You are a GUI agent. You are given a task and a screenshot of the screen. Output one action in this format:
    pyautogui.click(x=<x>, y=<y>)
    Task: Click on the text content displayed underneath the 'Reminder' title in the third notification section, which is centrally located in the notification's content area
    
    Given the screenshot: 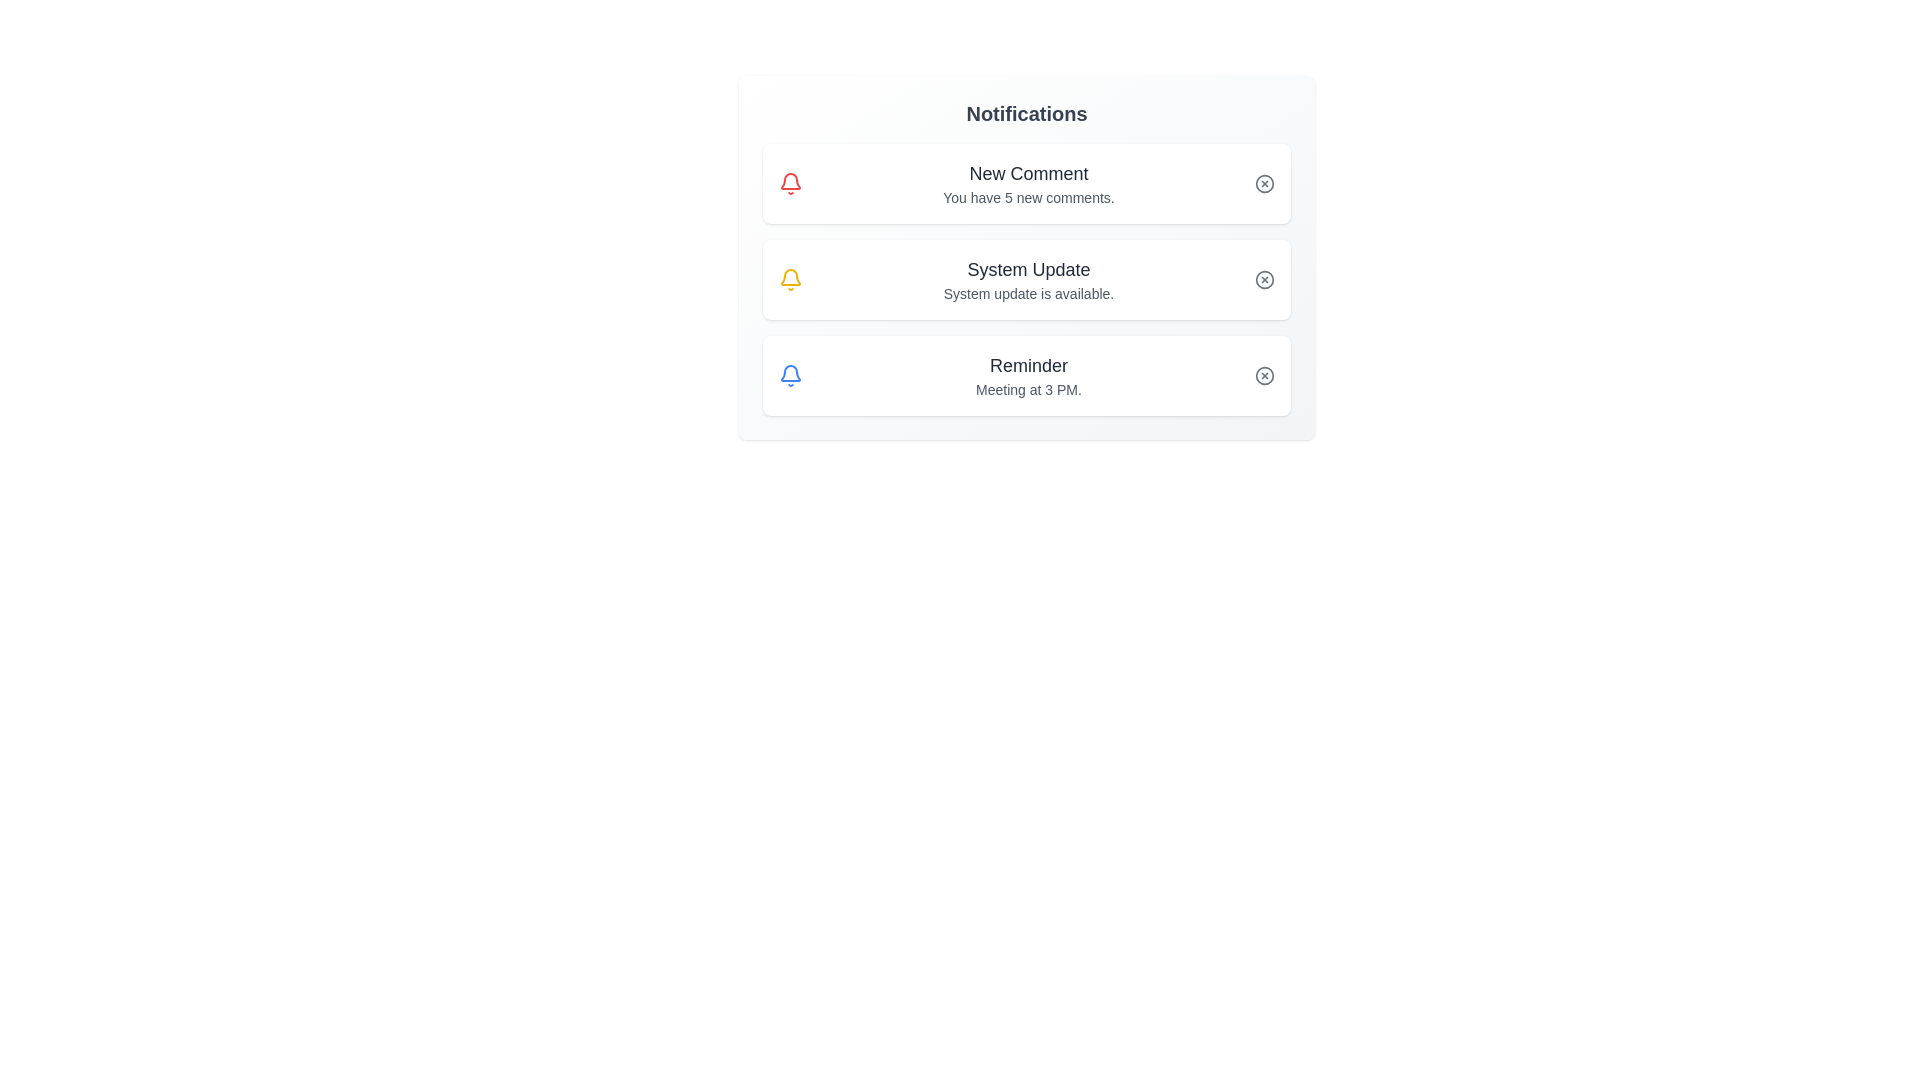 What is the action you would take?
    pyautogui.click(x=1028, y=389)
    